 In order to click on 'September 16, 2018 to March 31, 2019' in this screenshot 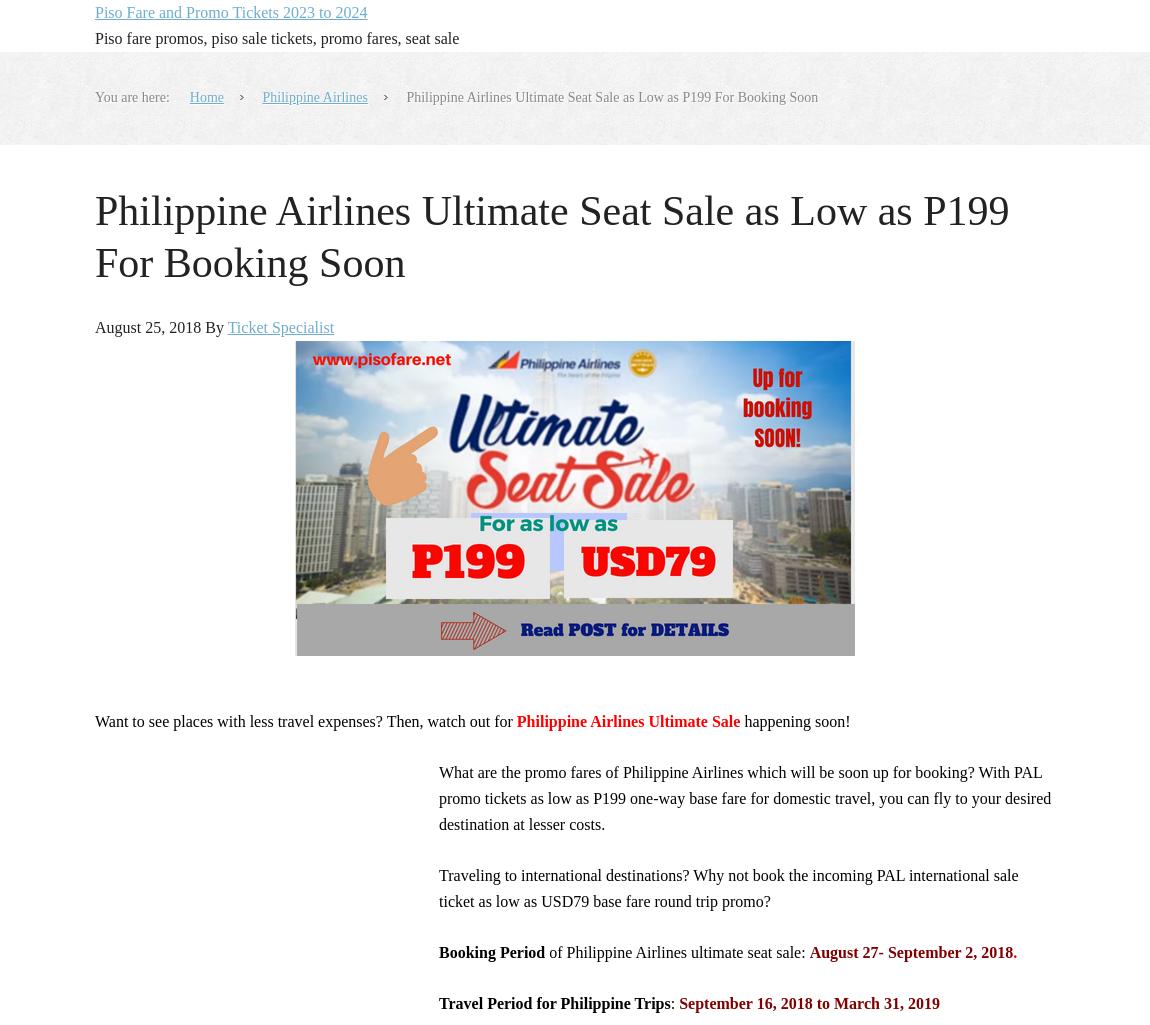, I will do `click(808, 1001)`.